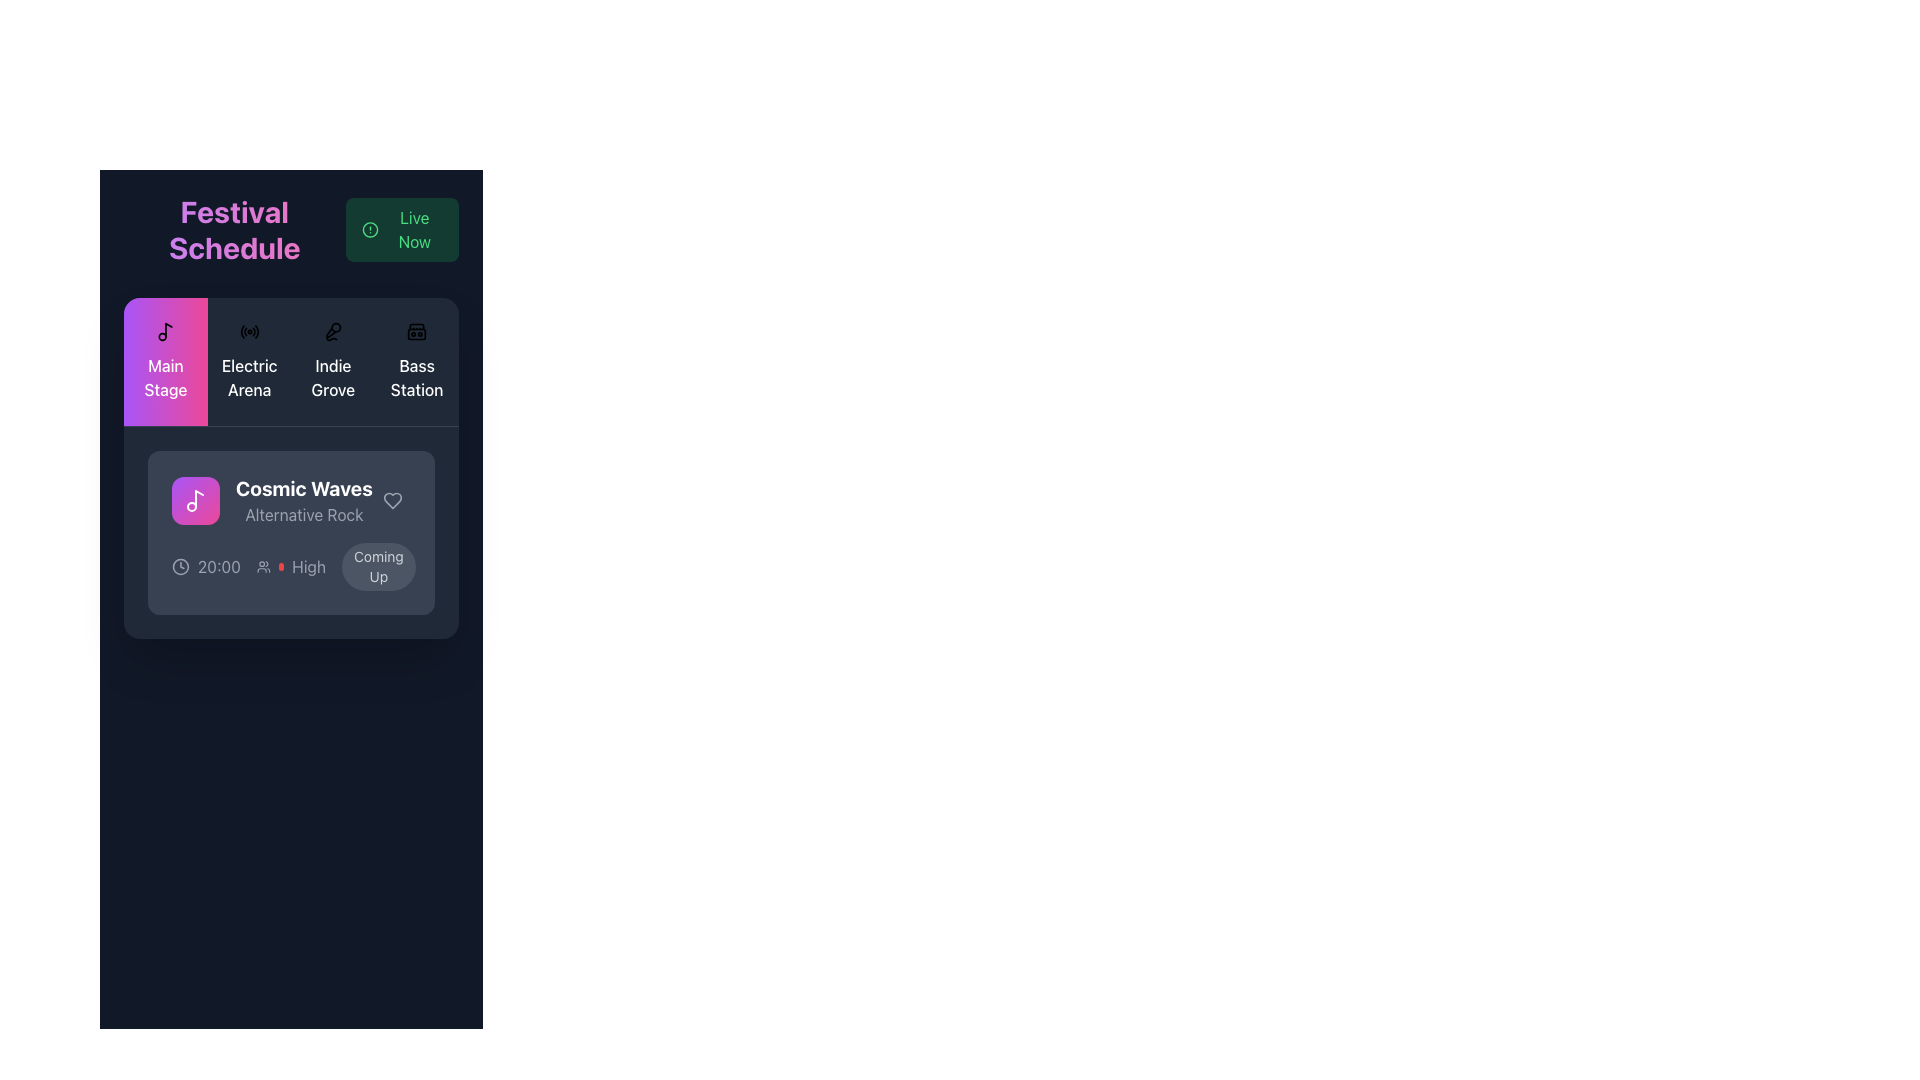 The width and height of the screenshot is (1920, 1080). What do you see at coordinates (308, 567) in the screenshot?
I see `the text label displaying 'High' in light gray text, which is part of the 'Cosmic Waves' card in the 'Main Stage' section` at bounding box center [308, 567].